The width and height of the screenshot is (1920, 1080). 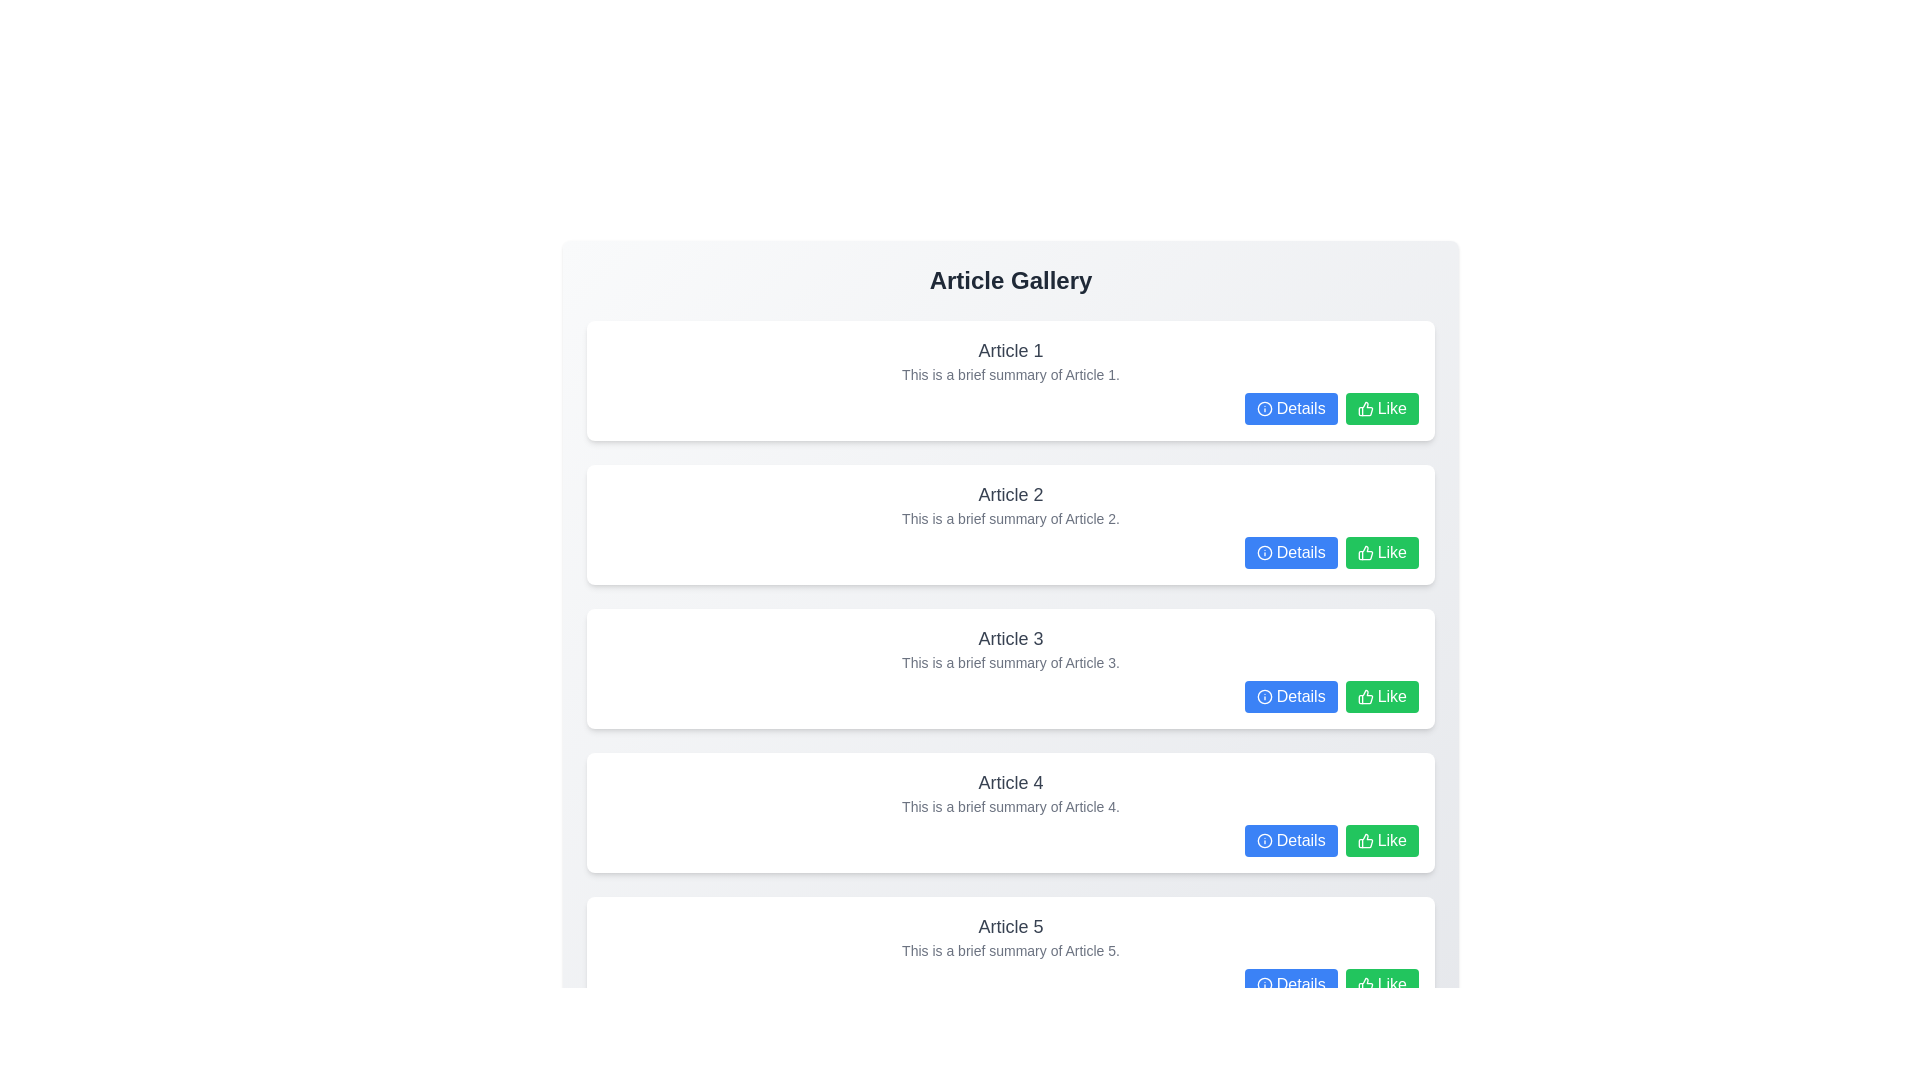 I want to click on the static text element displaying the summary of 'Article 3', which is styled with a small font size and gray color, positioned directly beneath the title 'Article 3', so click(x=1011, y=663).